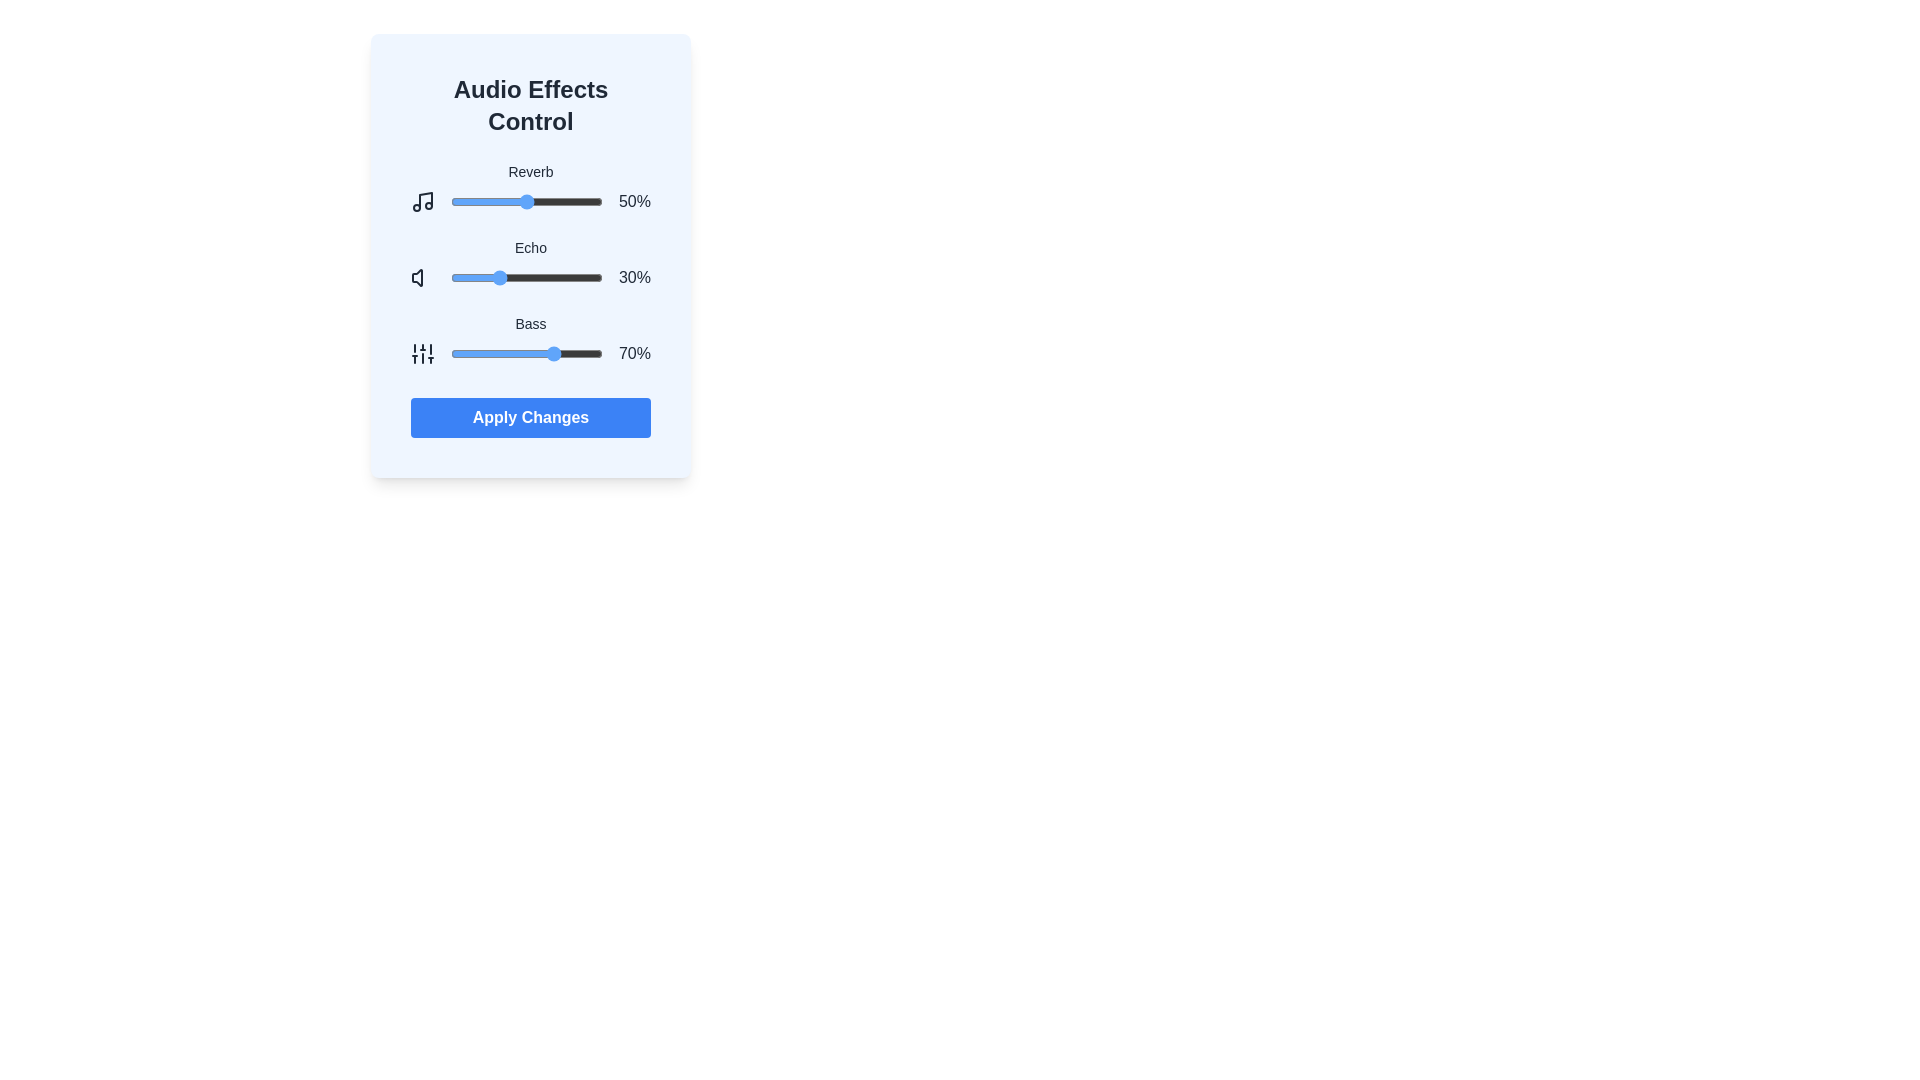  What do you see at coordinates (451, 201) in the screenshot?
I see `the reverb level` at bounding box center [451, 201].